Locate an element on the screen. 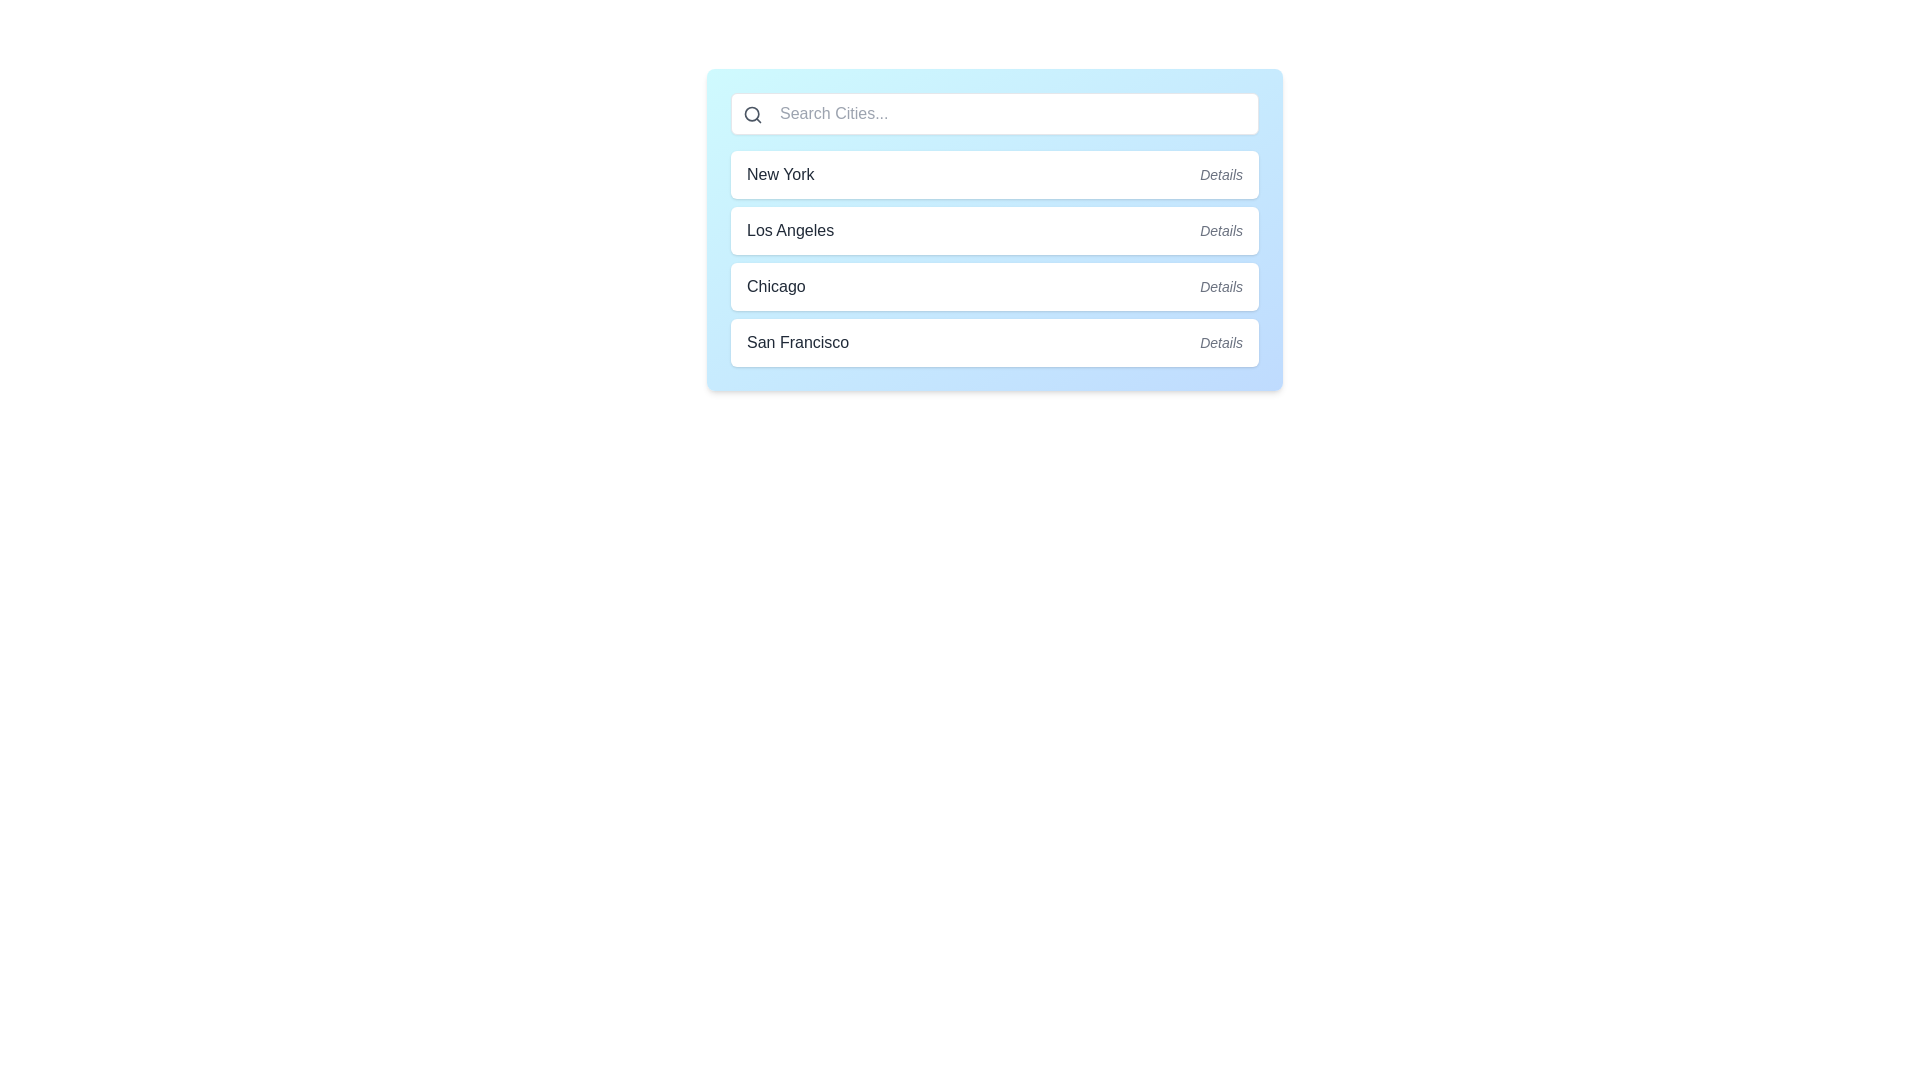 The width and height of the screenshot is (1920, 1080). the second list item displaying information about 'Los Angeles', which is located between 'New York' and 'Chicago' is located at coordinates (994, 230).